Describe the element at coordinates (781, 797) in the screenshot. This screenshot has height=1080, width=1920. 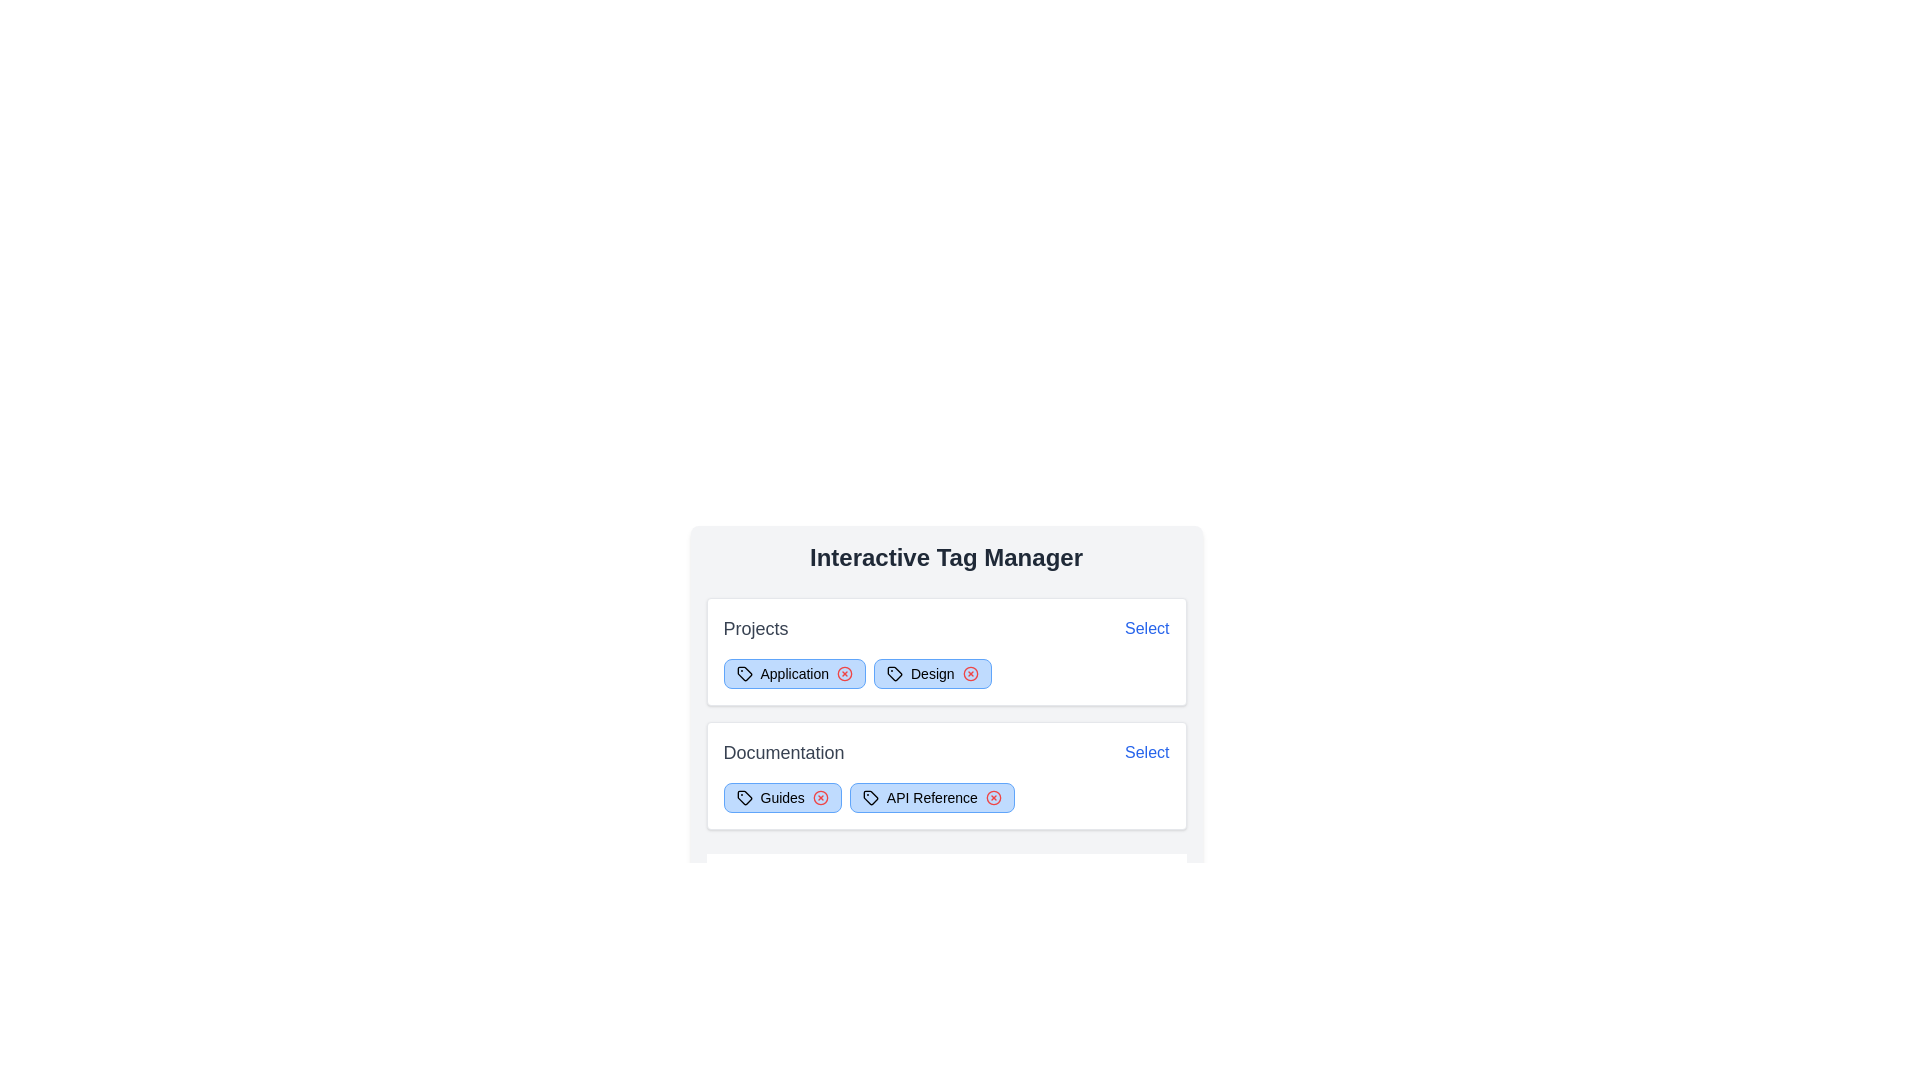
I see `the 'Guides' button, which is a light blue rectangular button with rounded corners, containing a black tag icon and the text 'Guides', located under the 'Documentation' header` at that location.